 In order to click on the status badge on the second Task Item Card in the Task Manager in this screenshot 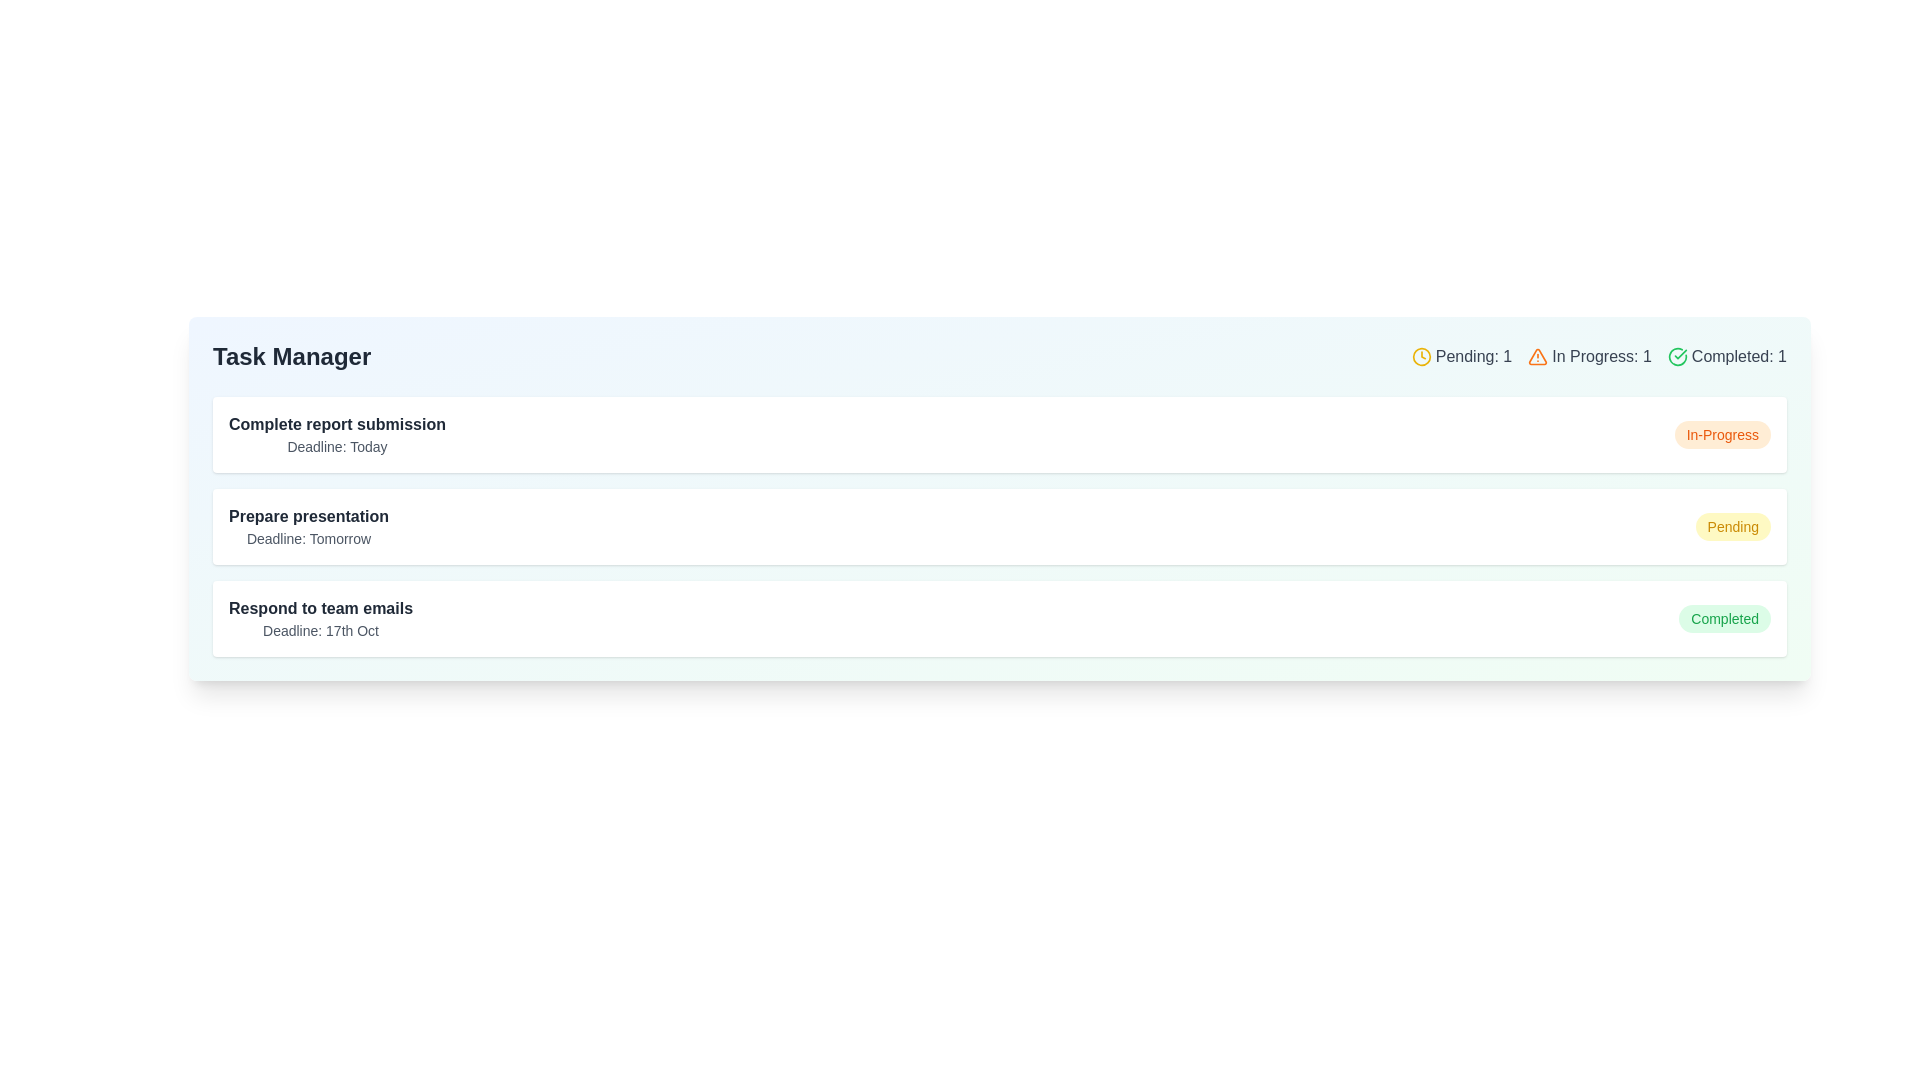, I will do `click(999, 526)`.